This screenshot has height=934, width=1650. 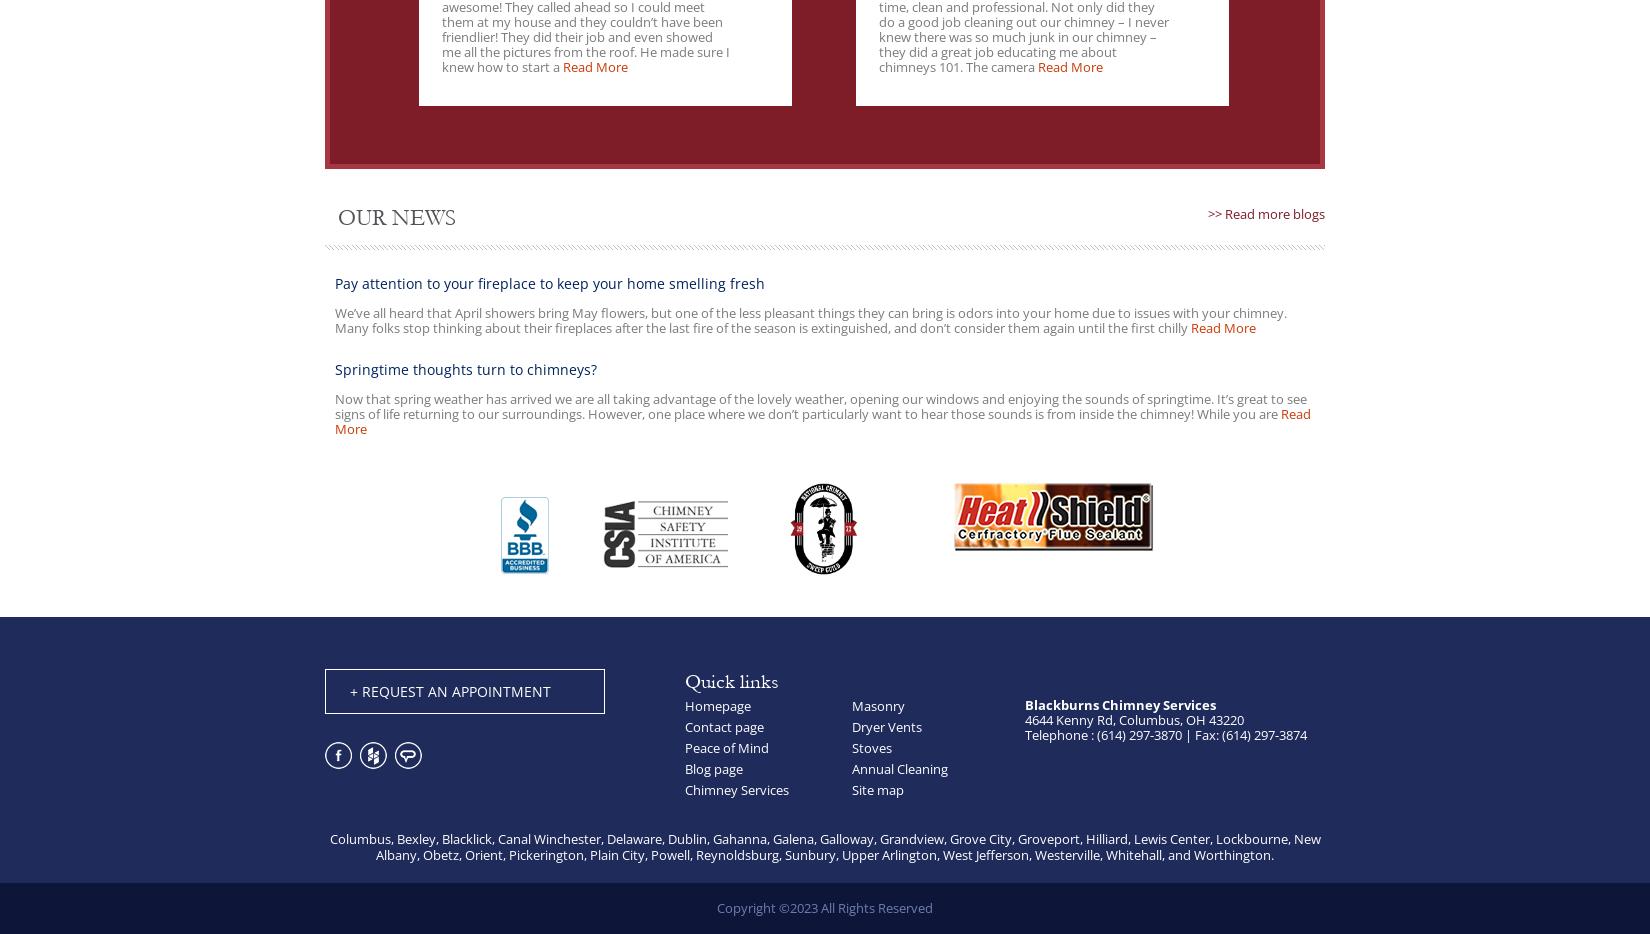 I want to click on 'Chimney Services', so click(x=736, y=788).